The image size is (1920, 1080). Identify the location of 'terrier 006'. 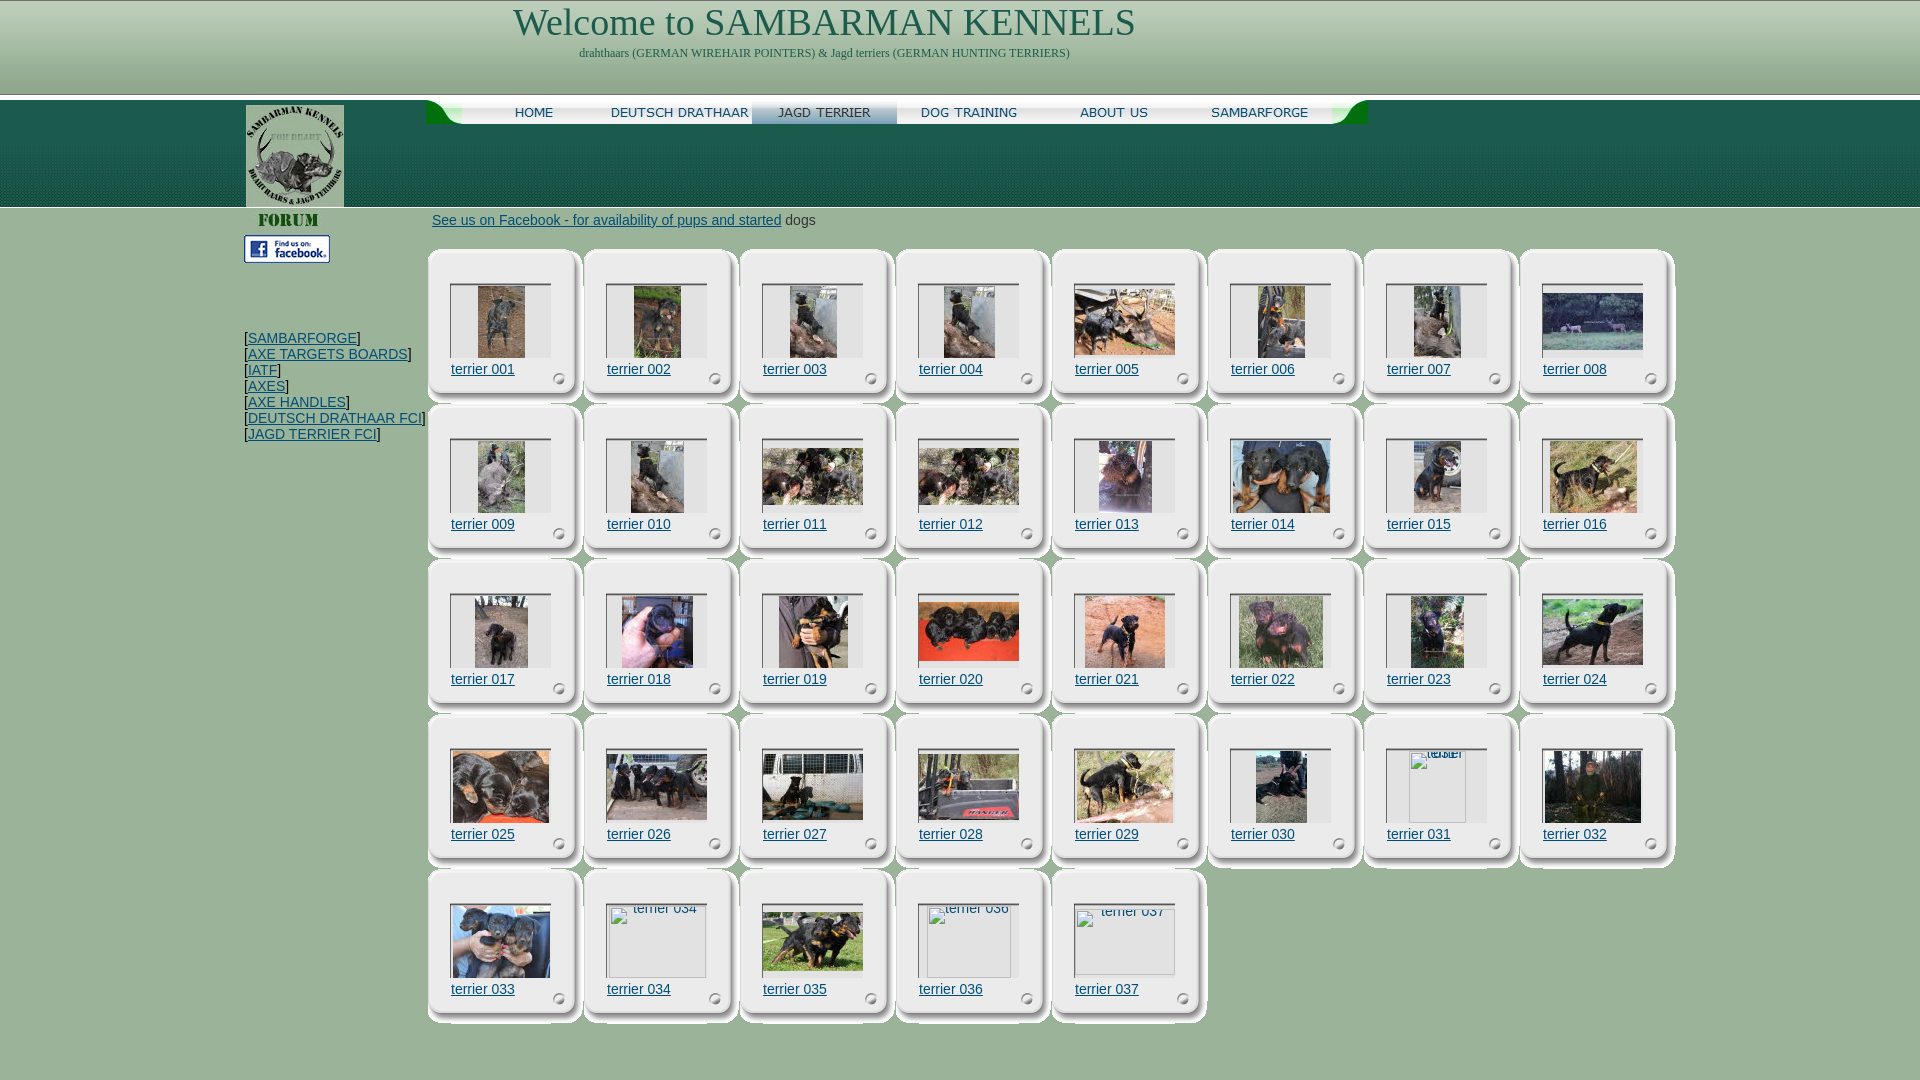
(1261, 369).